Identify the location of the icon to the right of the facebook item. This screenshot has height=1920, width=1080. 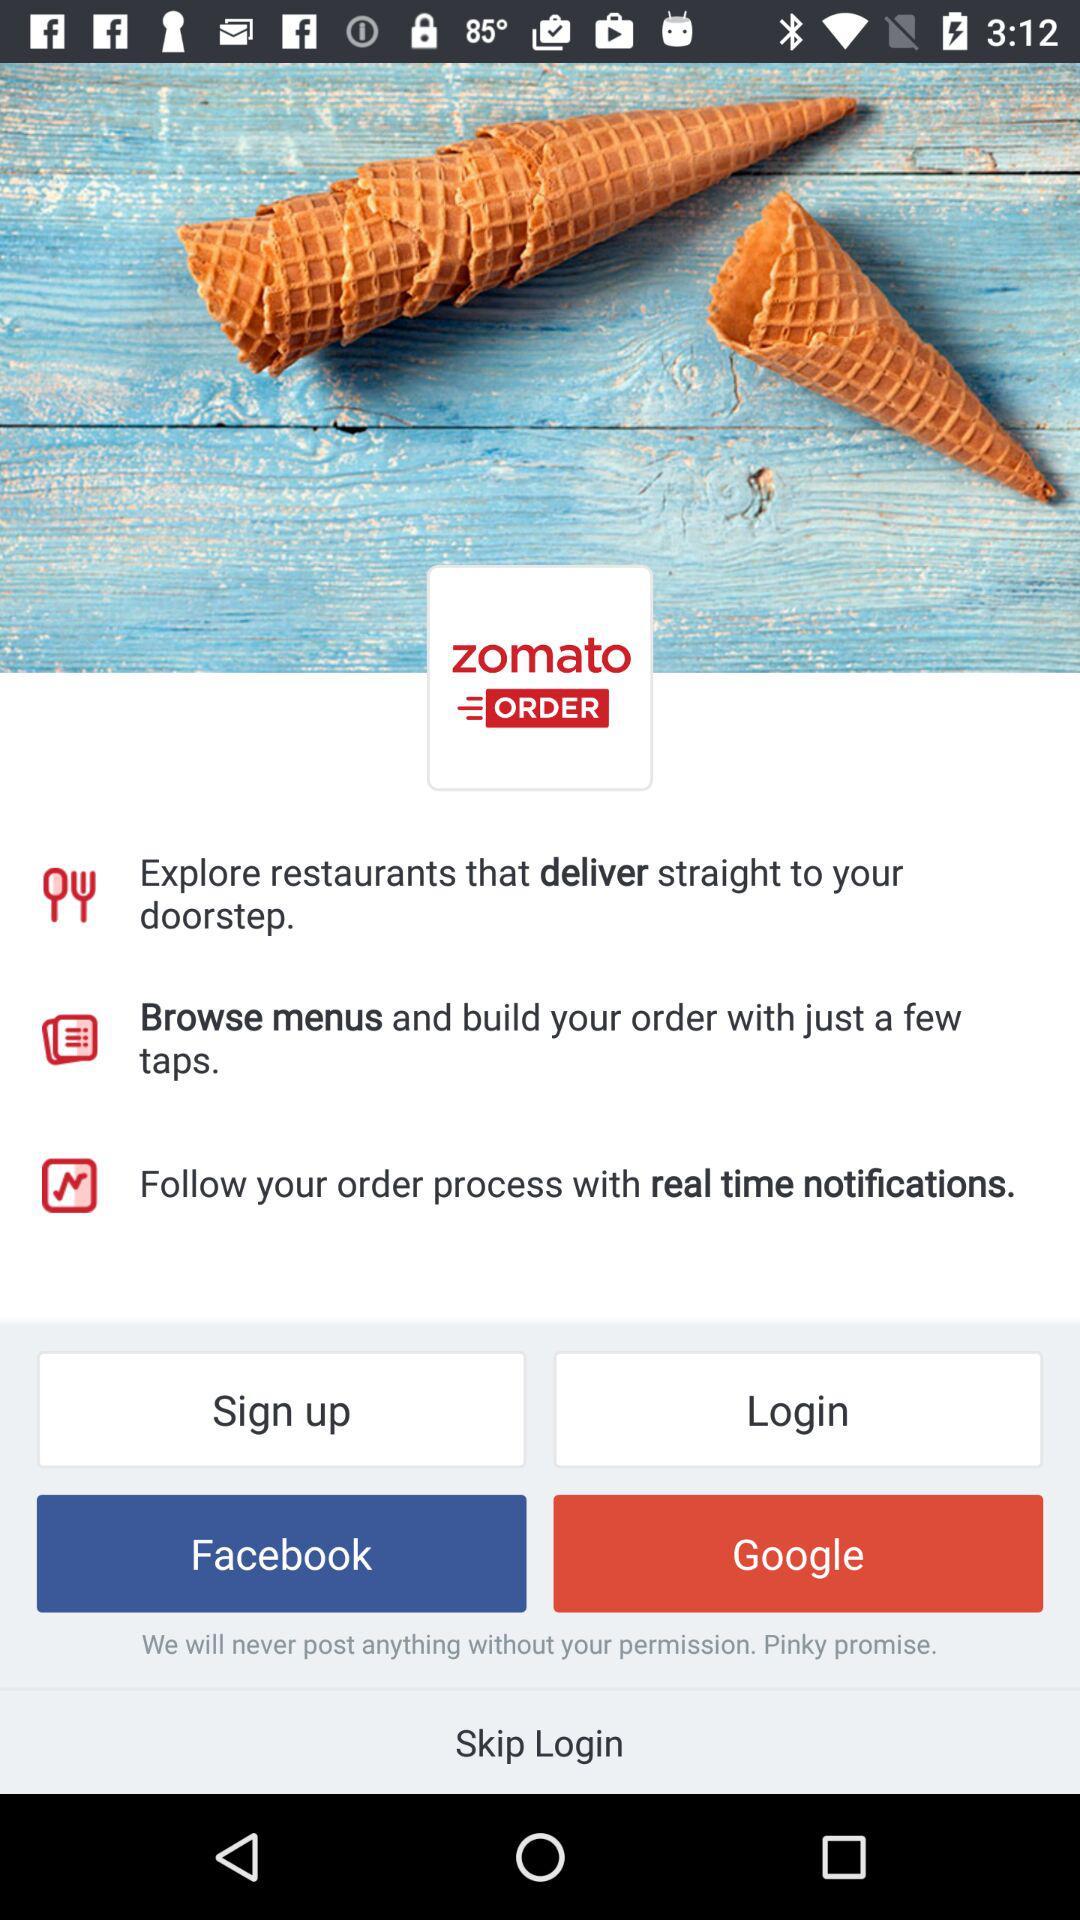
(797, 1552).